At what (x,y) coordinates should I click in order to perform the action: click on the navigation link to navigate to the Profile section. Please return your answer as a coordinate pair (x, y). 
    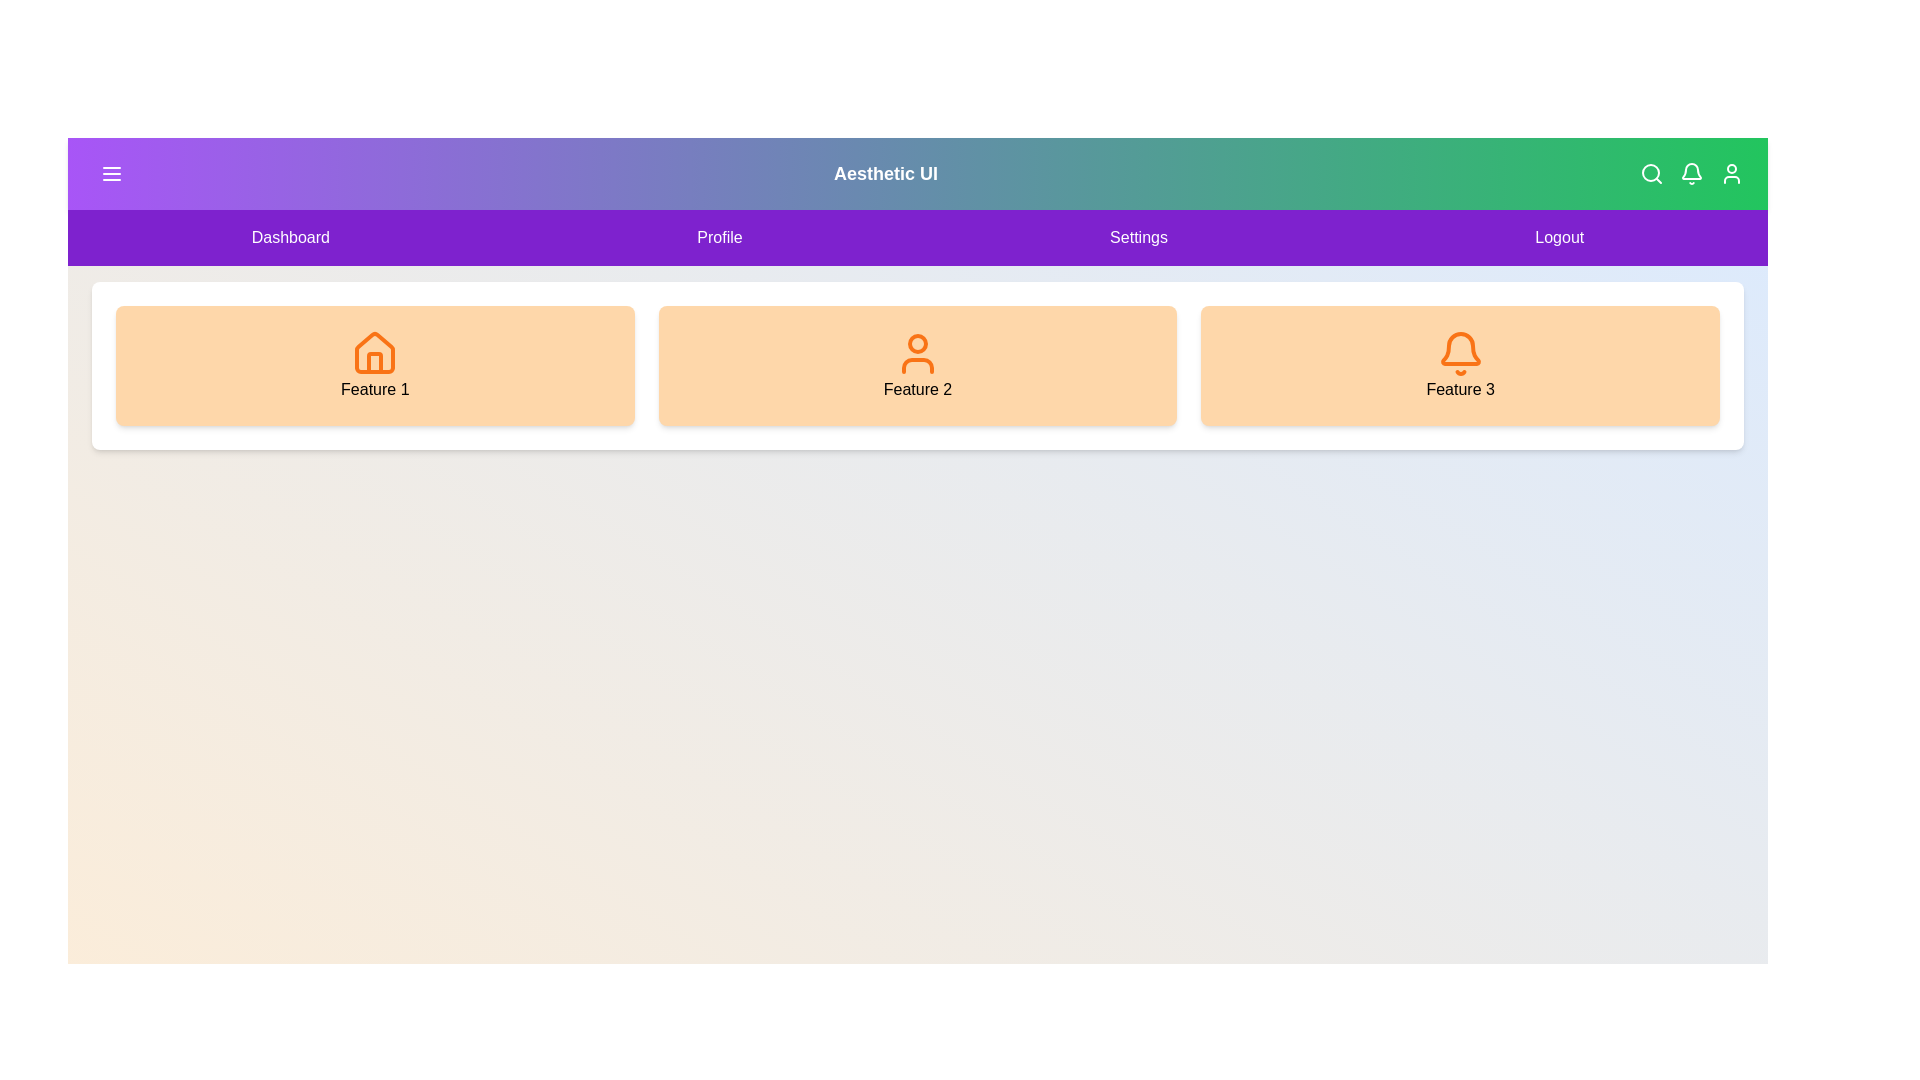
    Looking at the image, I should click on (720, 237).